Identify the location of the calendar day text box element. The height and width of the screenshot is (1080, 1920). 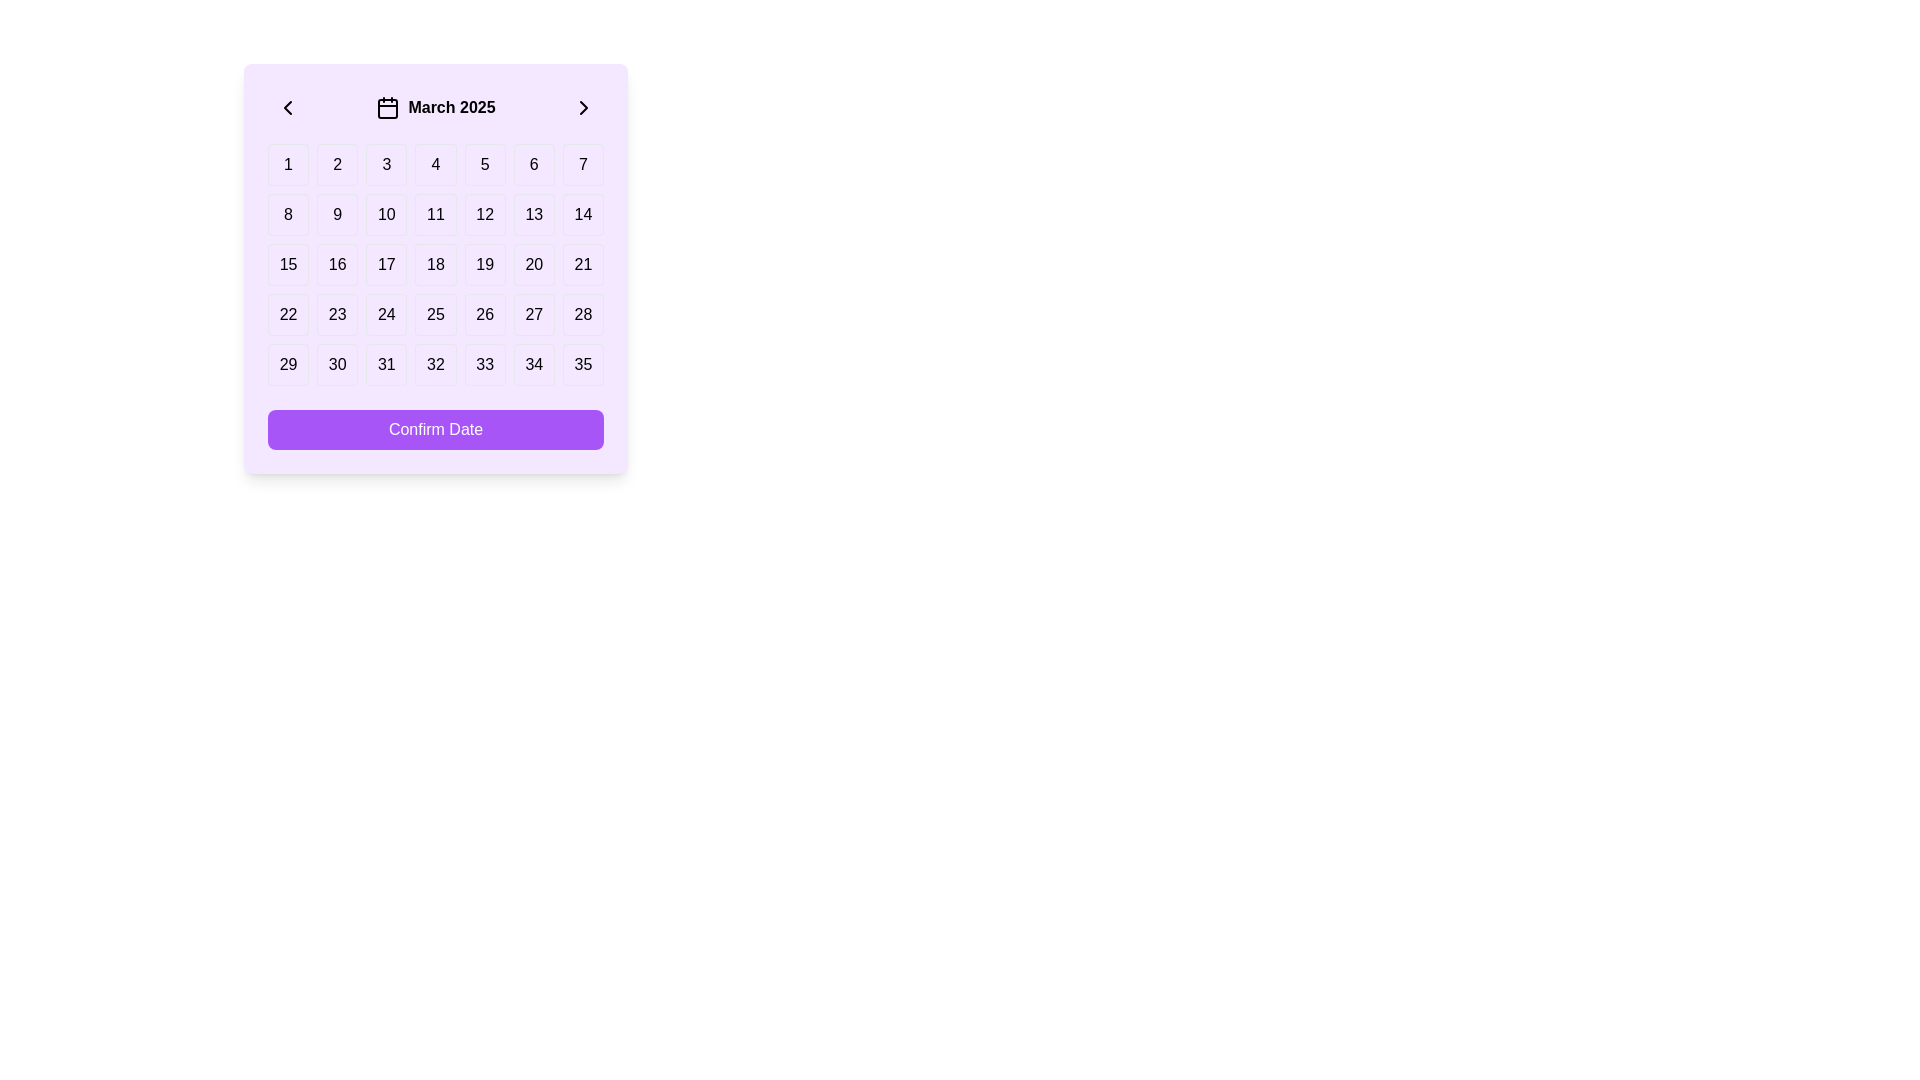
(337, 164).